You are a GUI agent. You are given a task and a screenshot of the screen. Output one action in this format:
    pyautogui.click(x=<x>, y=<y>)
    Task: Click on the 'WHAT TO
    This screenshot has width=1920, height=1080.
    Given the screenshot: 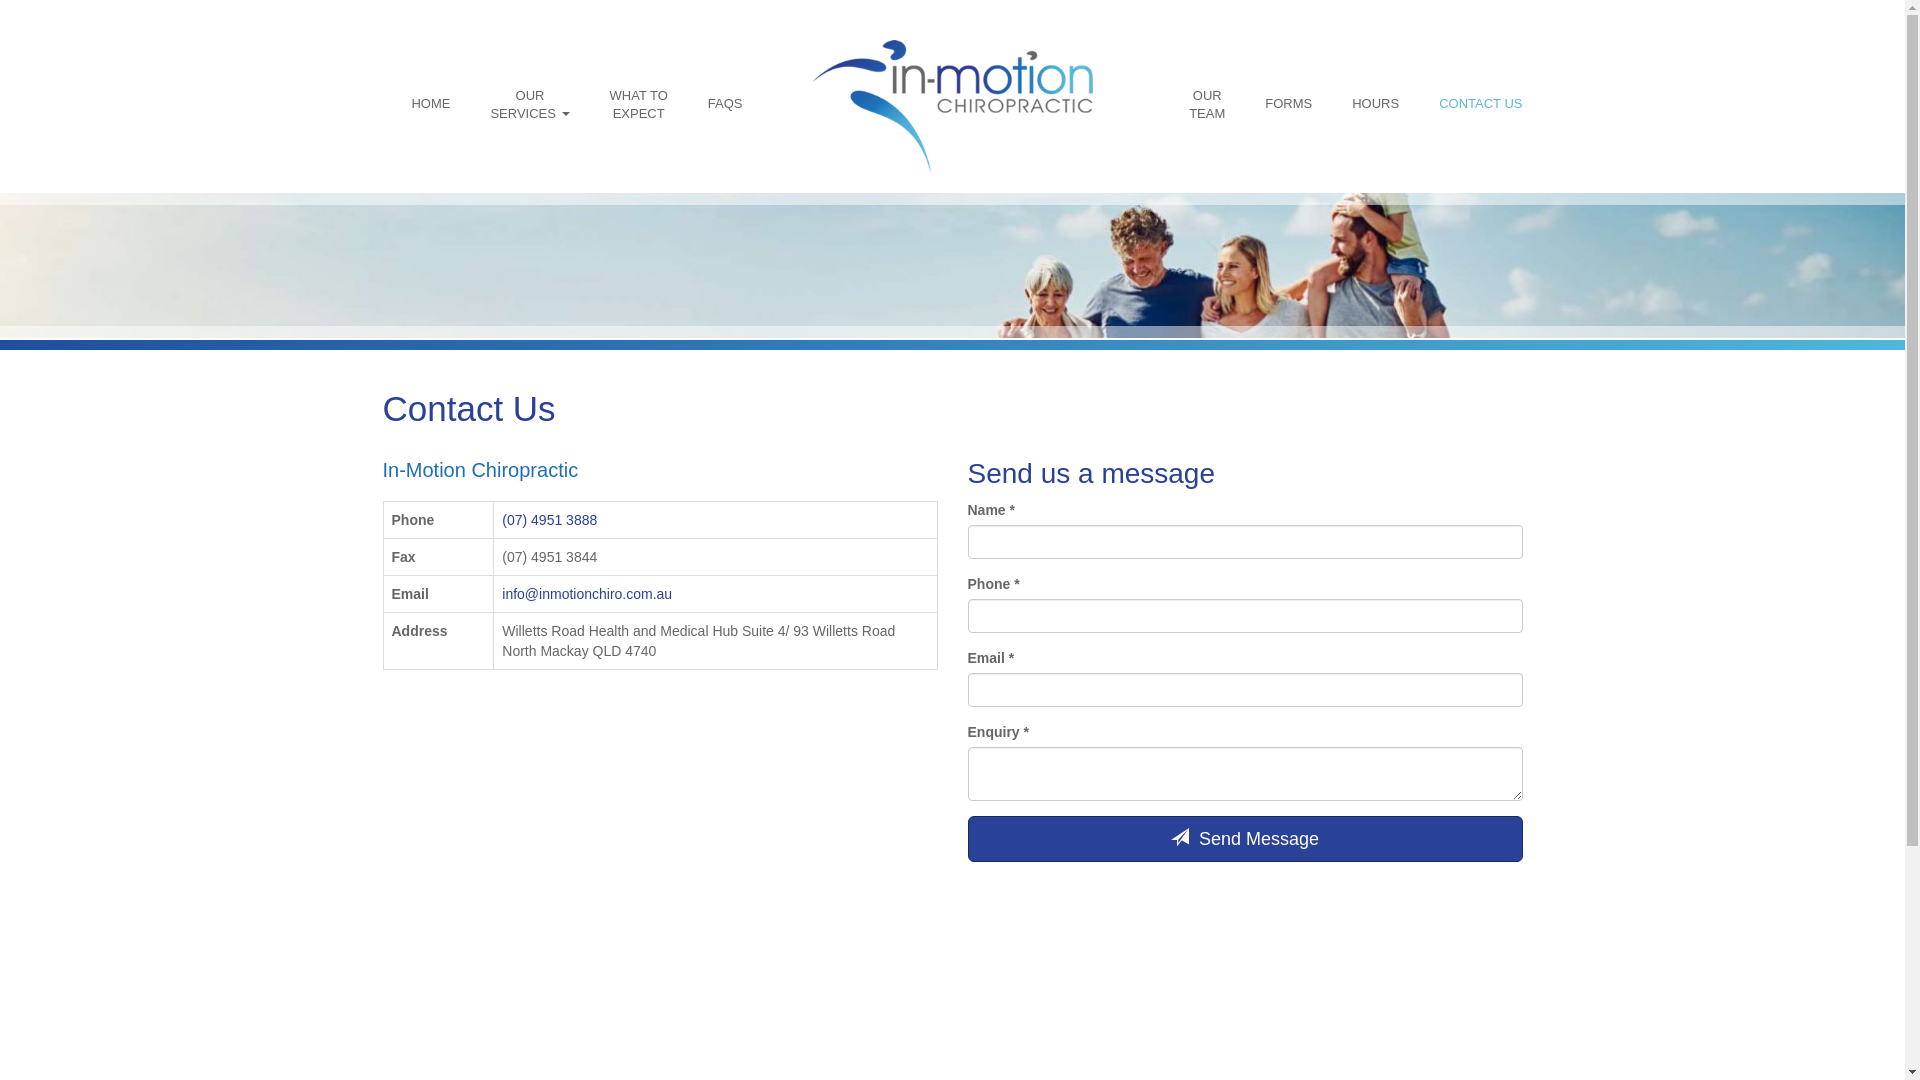 What is the action you would take?
    pyautogui.click(x=637, y=104)
    